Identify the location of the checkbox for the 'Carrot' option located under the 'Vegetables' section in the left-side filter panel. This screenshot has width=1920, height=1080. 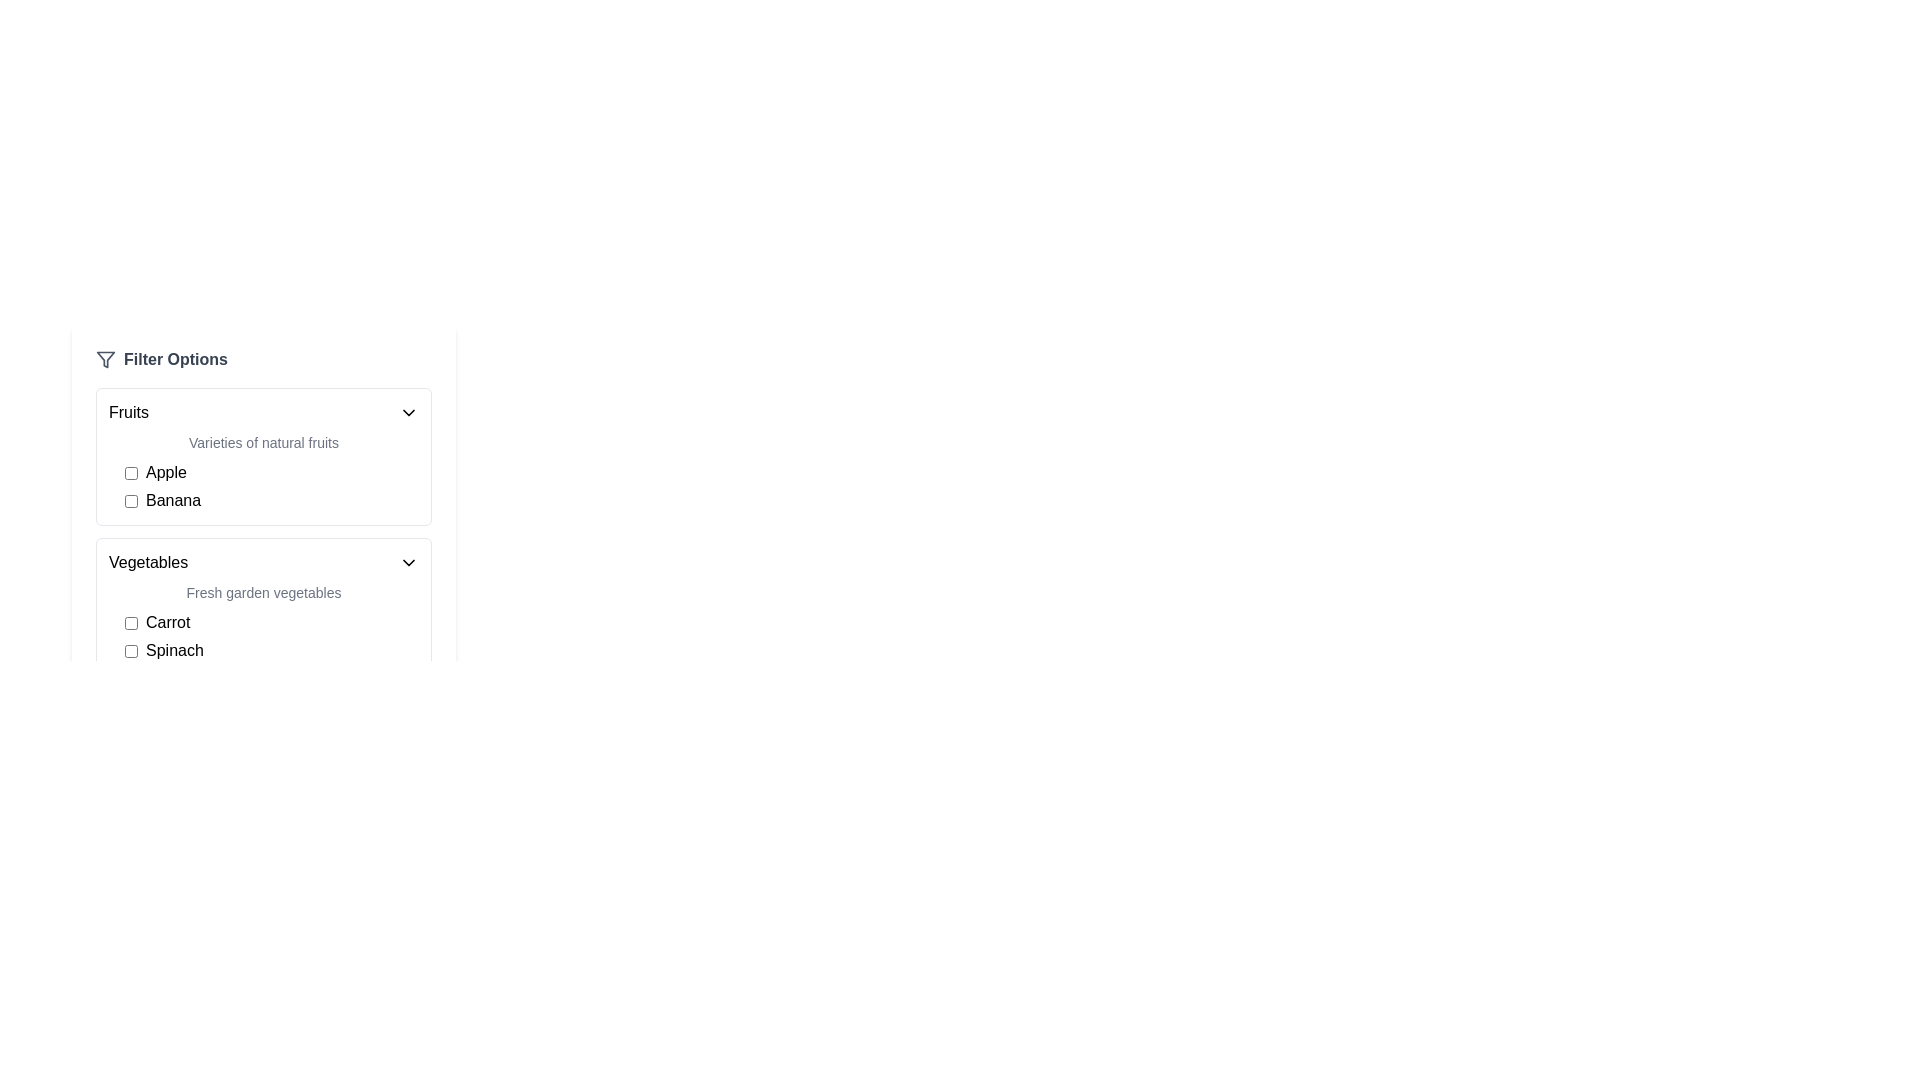
(271, 622).